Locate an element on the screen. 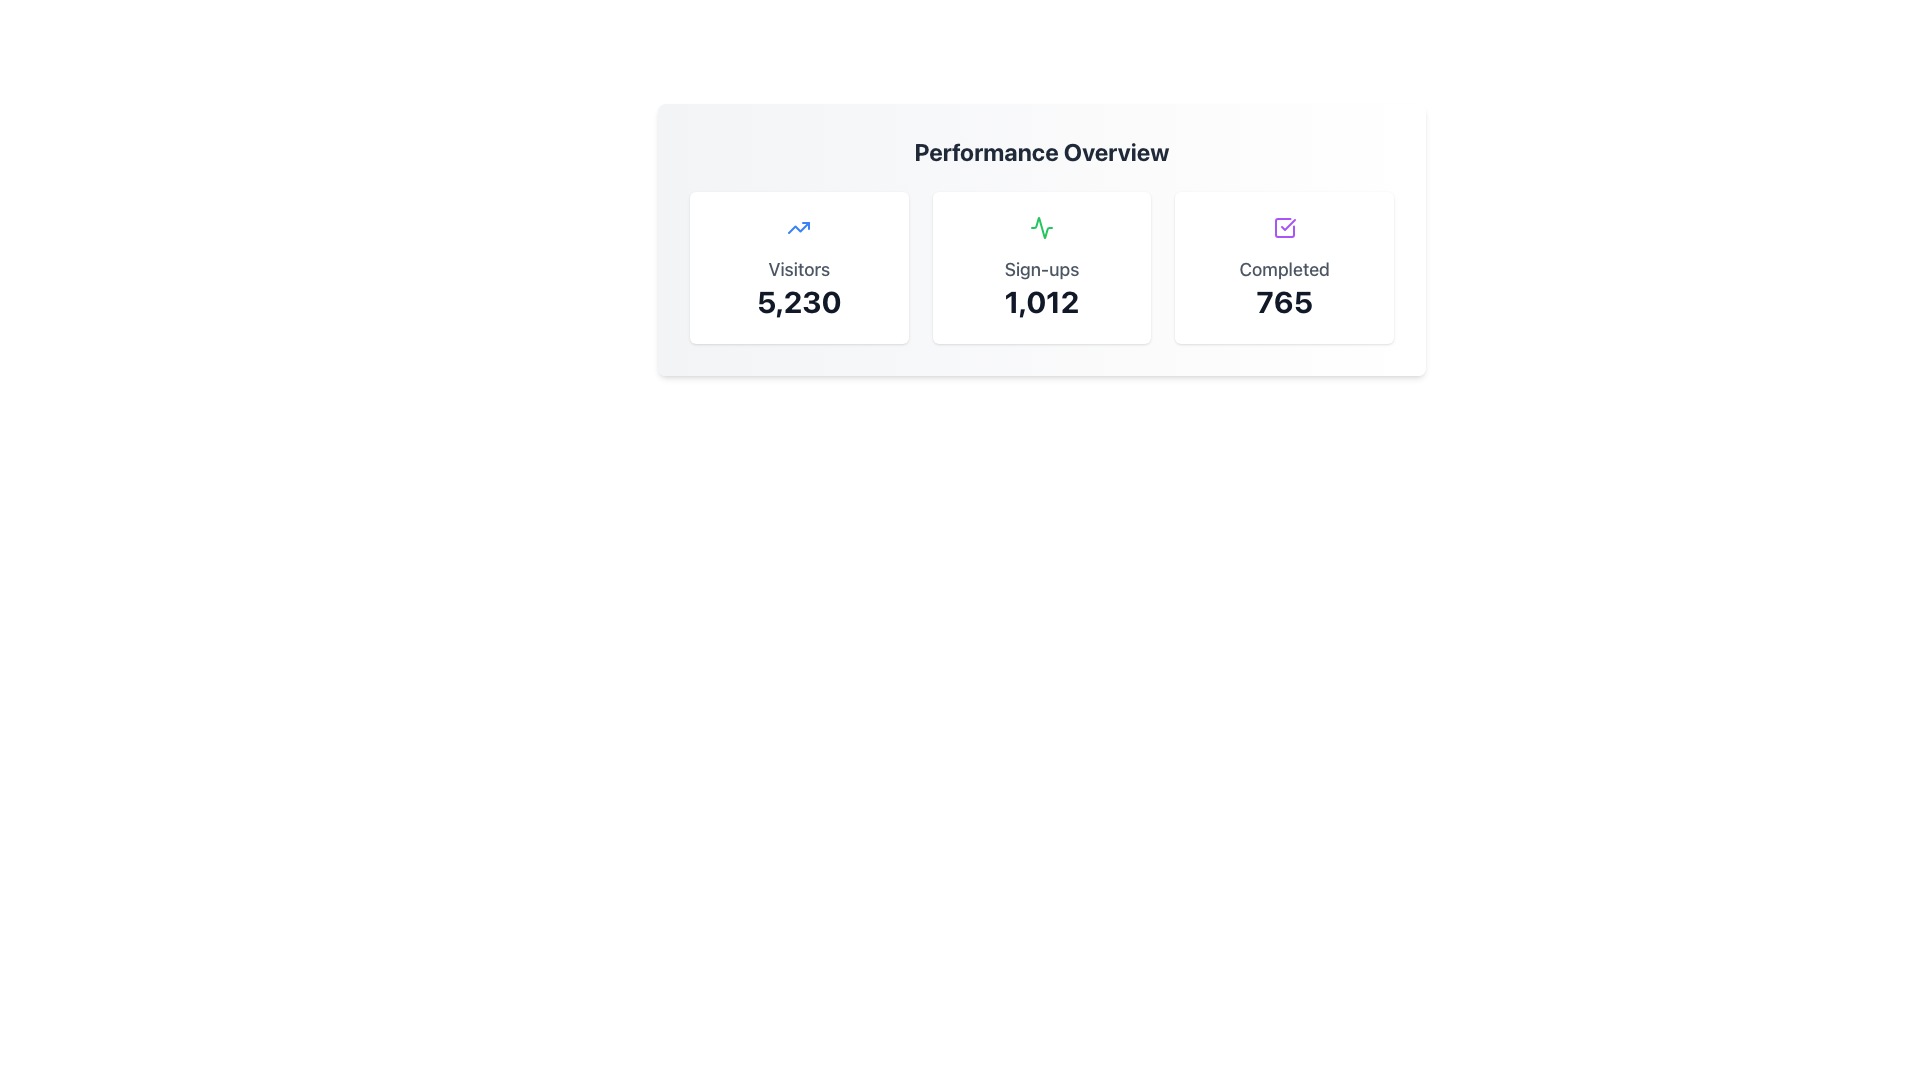  the visitor metrics icon located at the top of the card that displays 'Visitors' and the value '5,230' is located at coordinates (798, 226).